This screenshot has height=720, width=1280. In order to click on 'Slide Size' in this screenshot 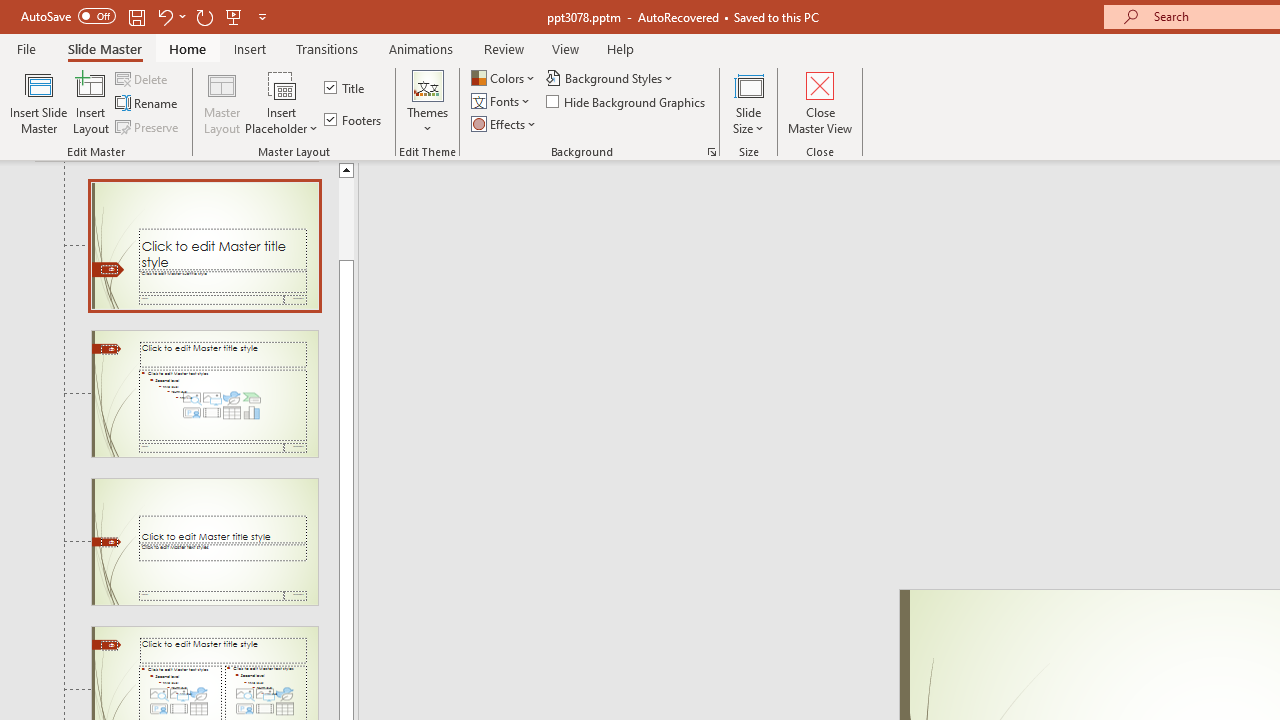, I will do `click(748, 103)`.